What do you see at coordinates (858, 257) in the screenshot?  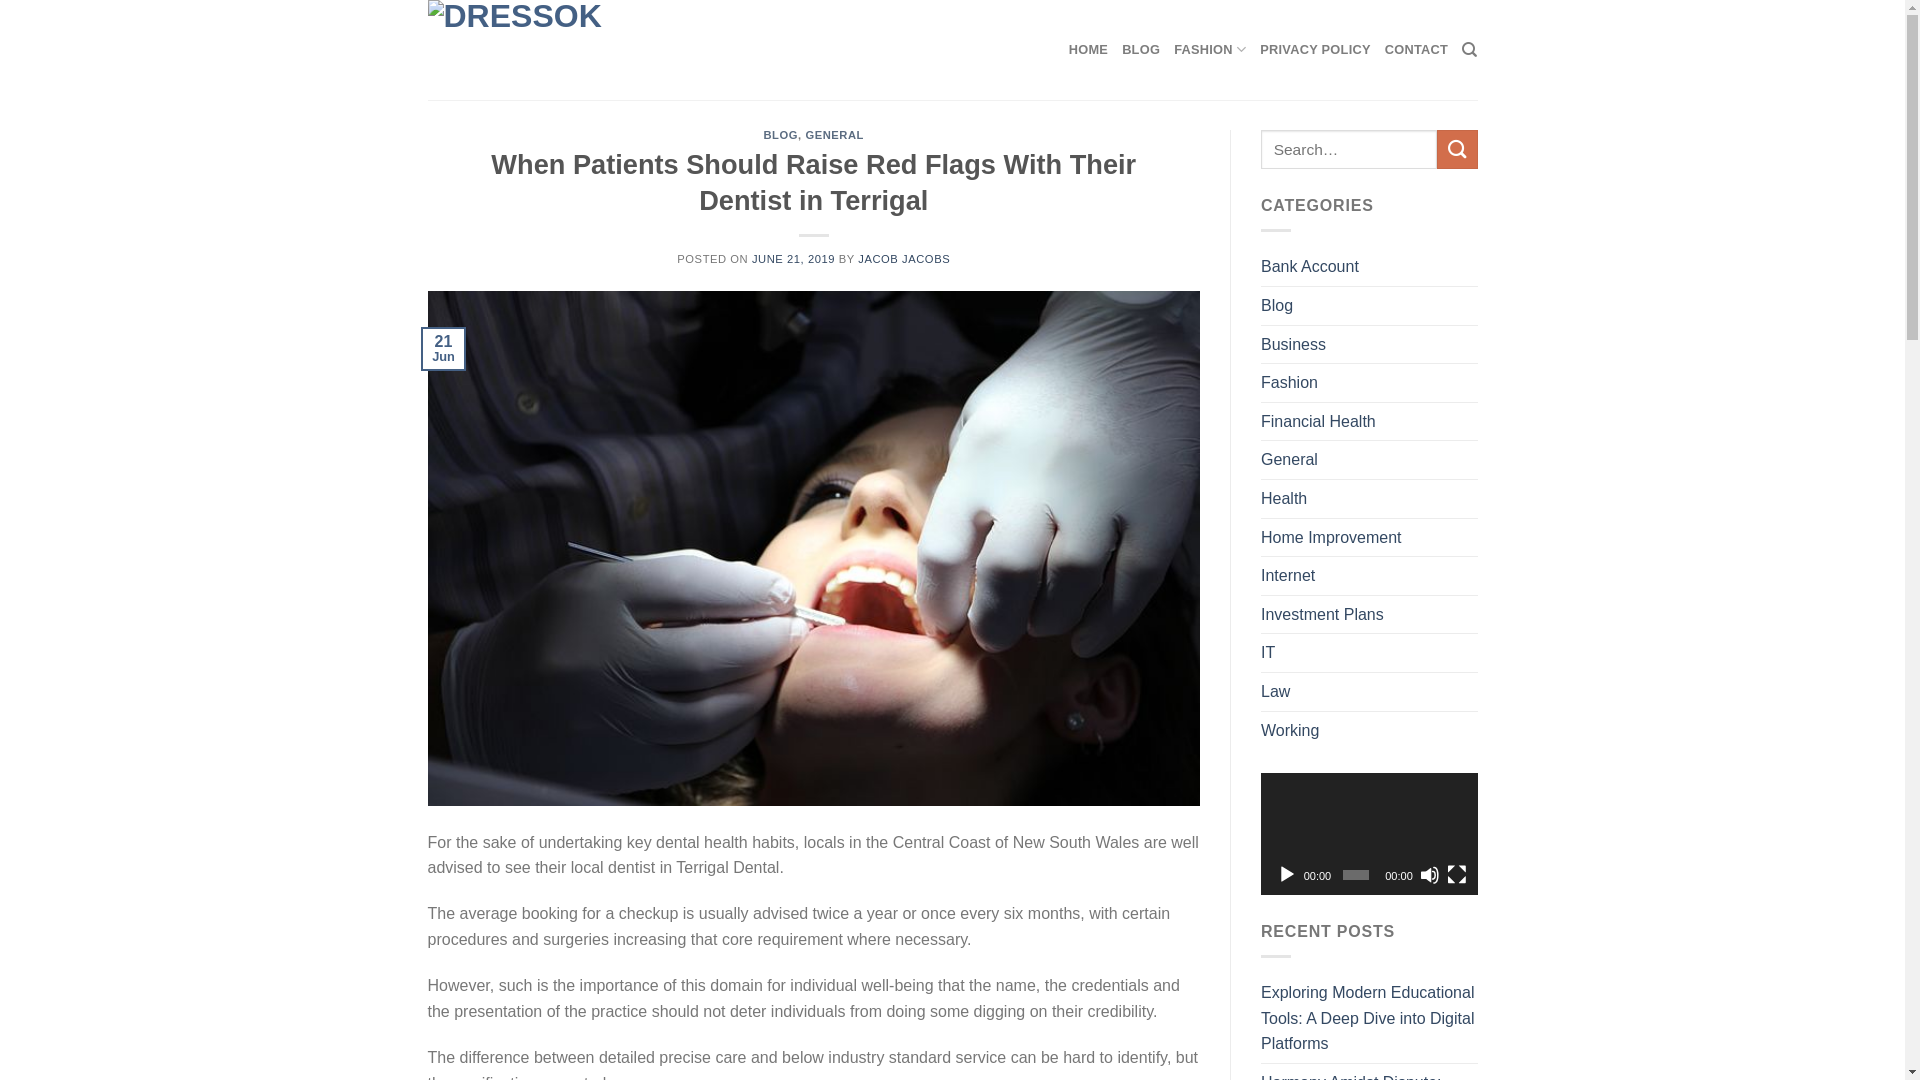 I see `'JACOB JACOBS'` at bounding box center [858, 257].